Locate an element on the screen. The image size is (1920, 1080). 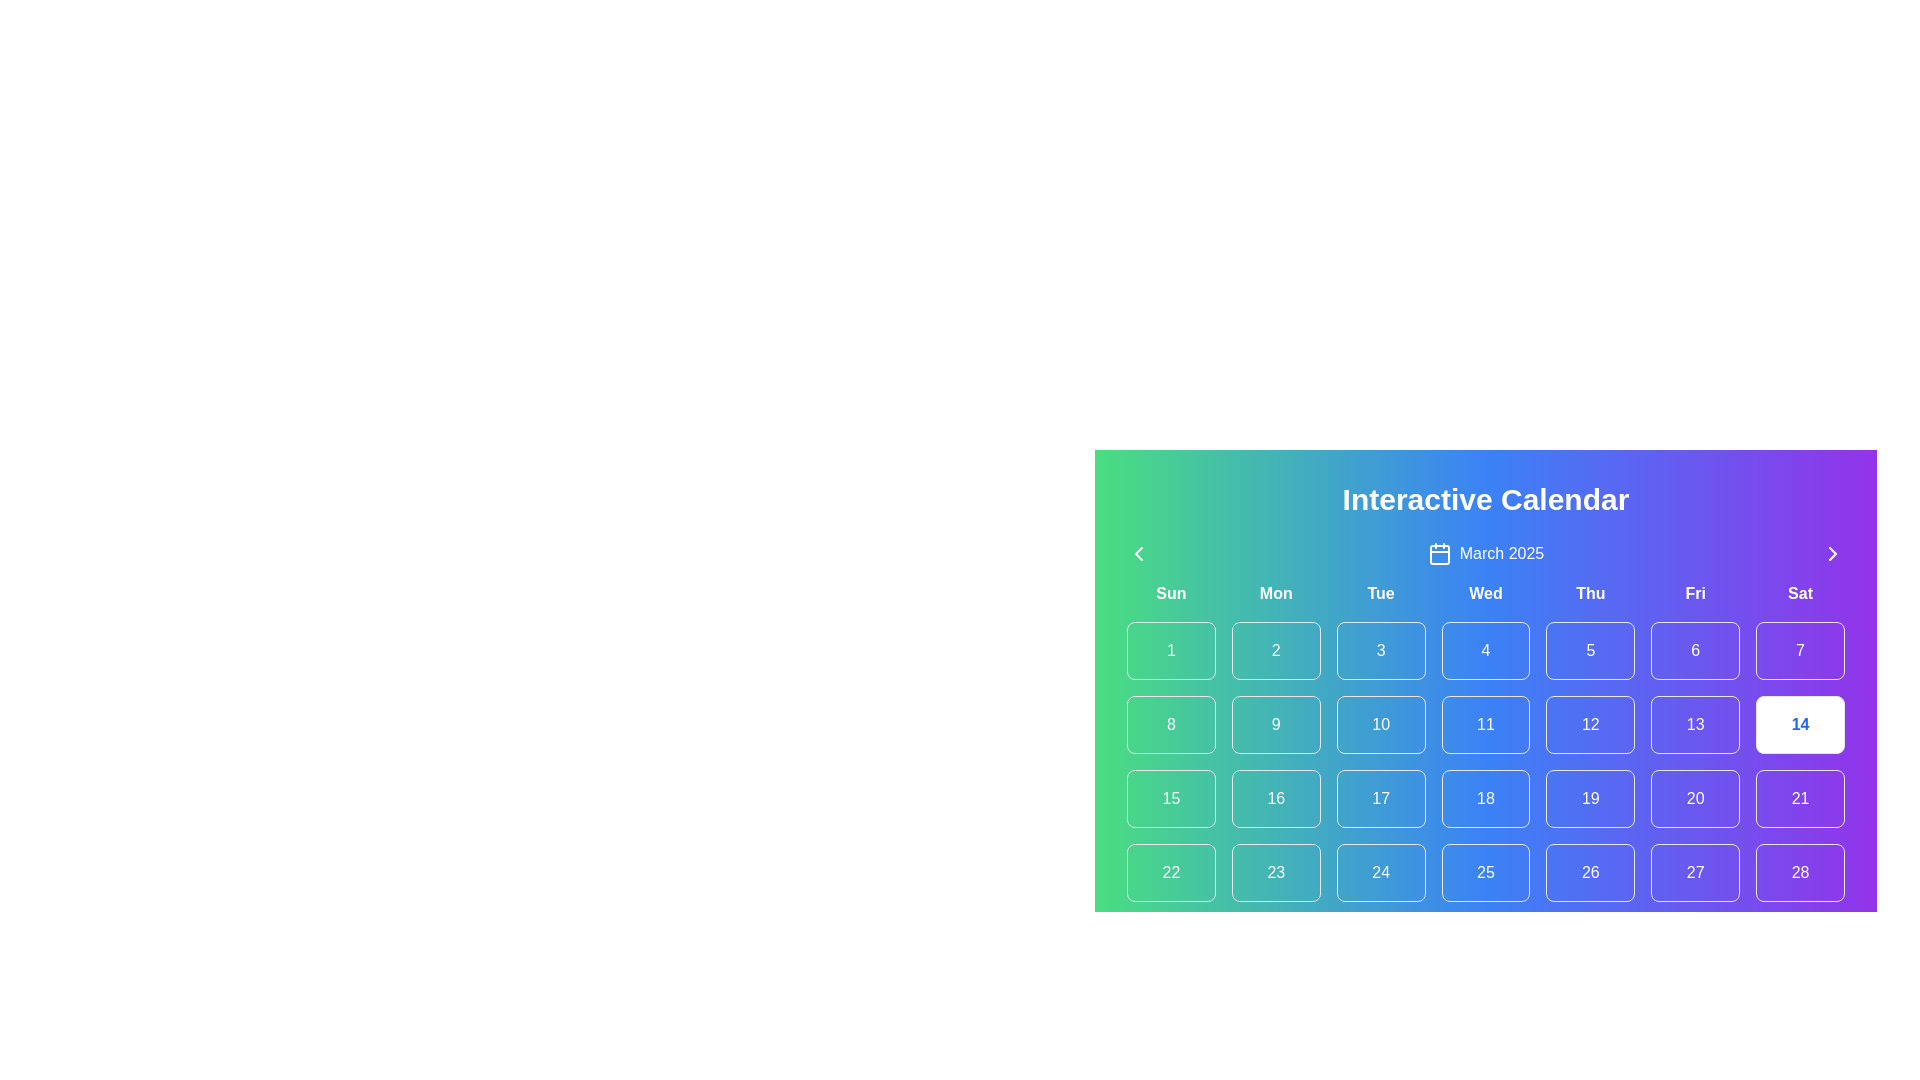
the Calendar Day Button displaying the number '6' to trigger the hover effect is located at coordinates (1694, 651).